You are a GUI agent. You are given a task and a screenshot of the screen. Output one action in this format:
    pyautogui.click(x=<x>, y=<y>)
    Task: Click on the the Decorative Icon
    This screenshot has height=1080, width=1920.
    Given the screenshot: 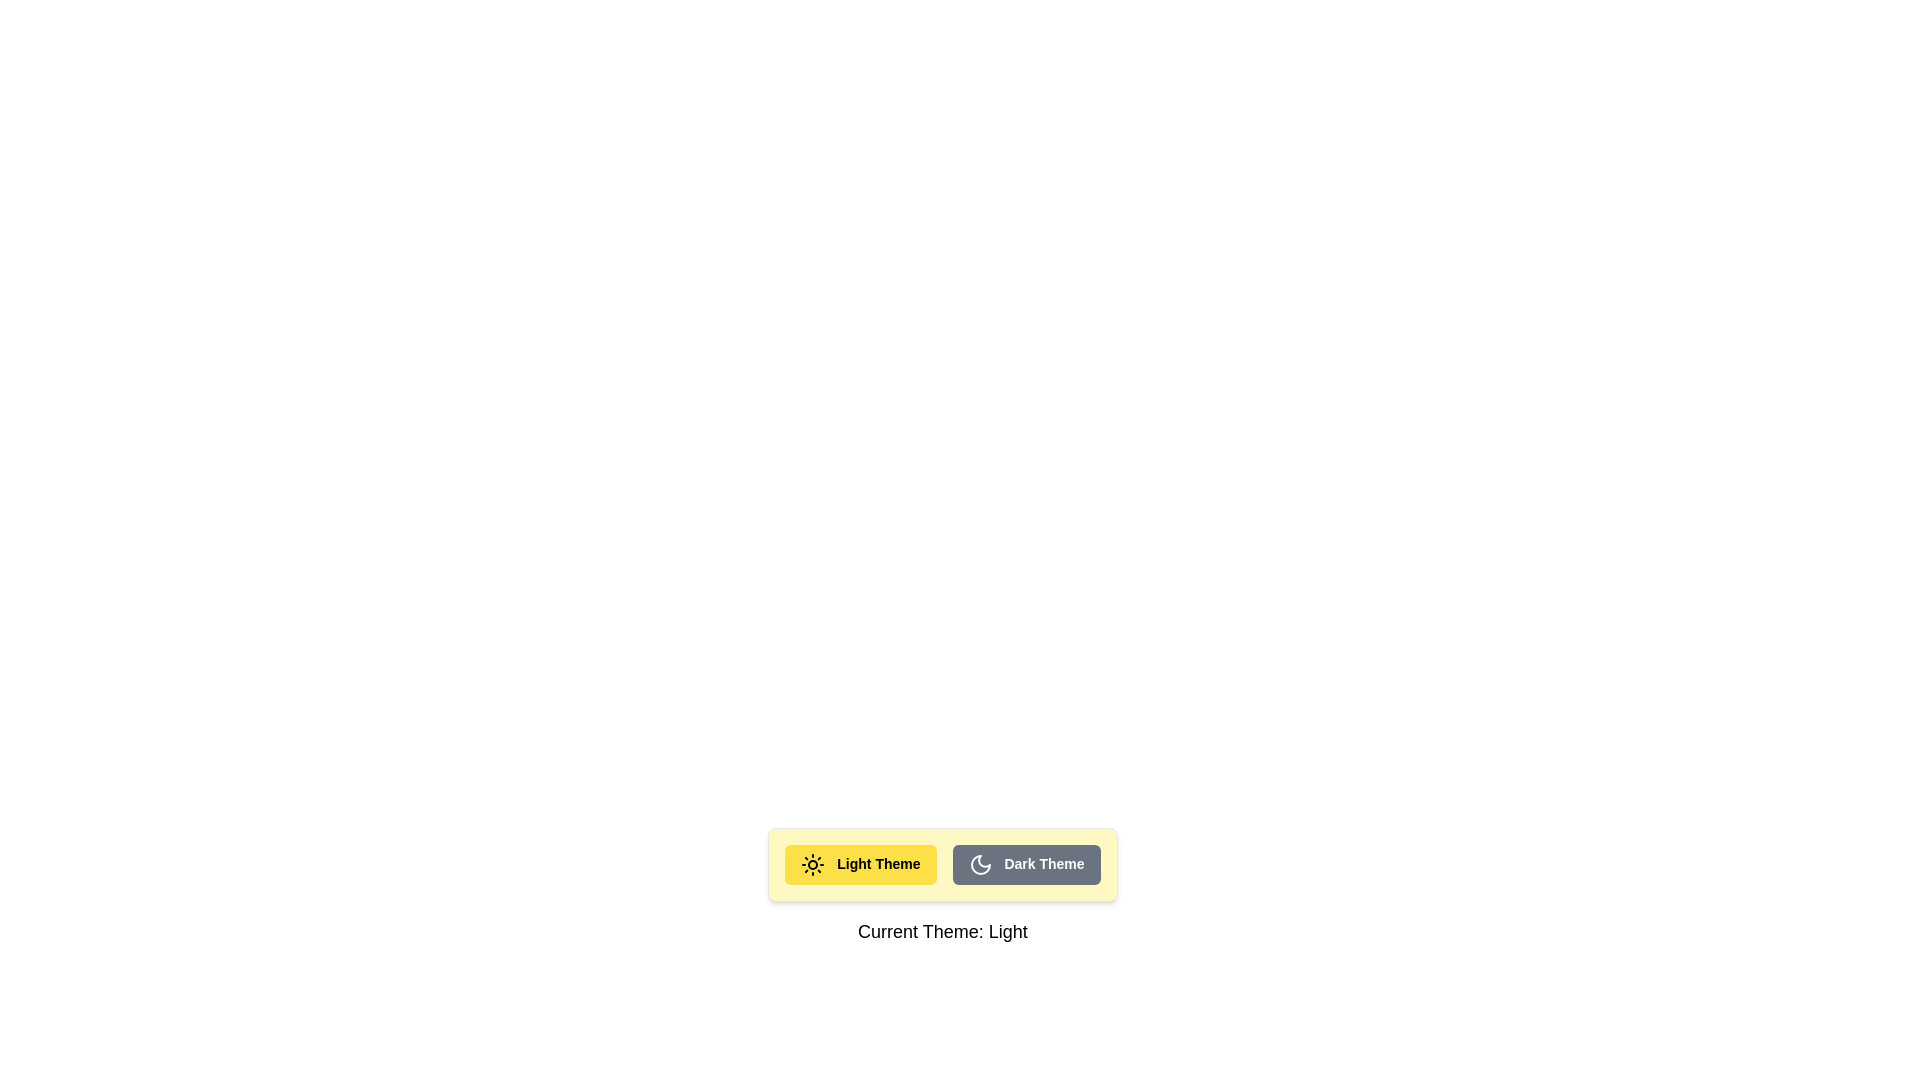 What is the action you would take?
    pyautogui.click(x=813, y=863)
    